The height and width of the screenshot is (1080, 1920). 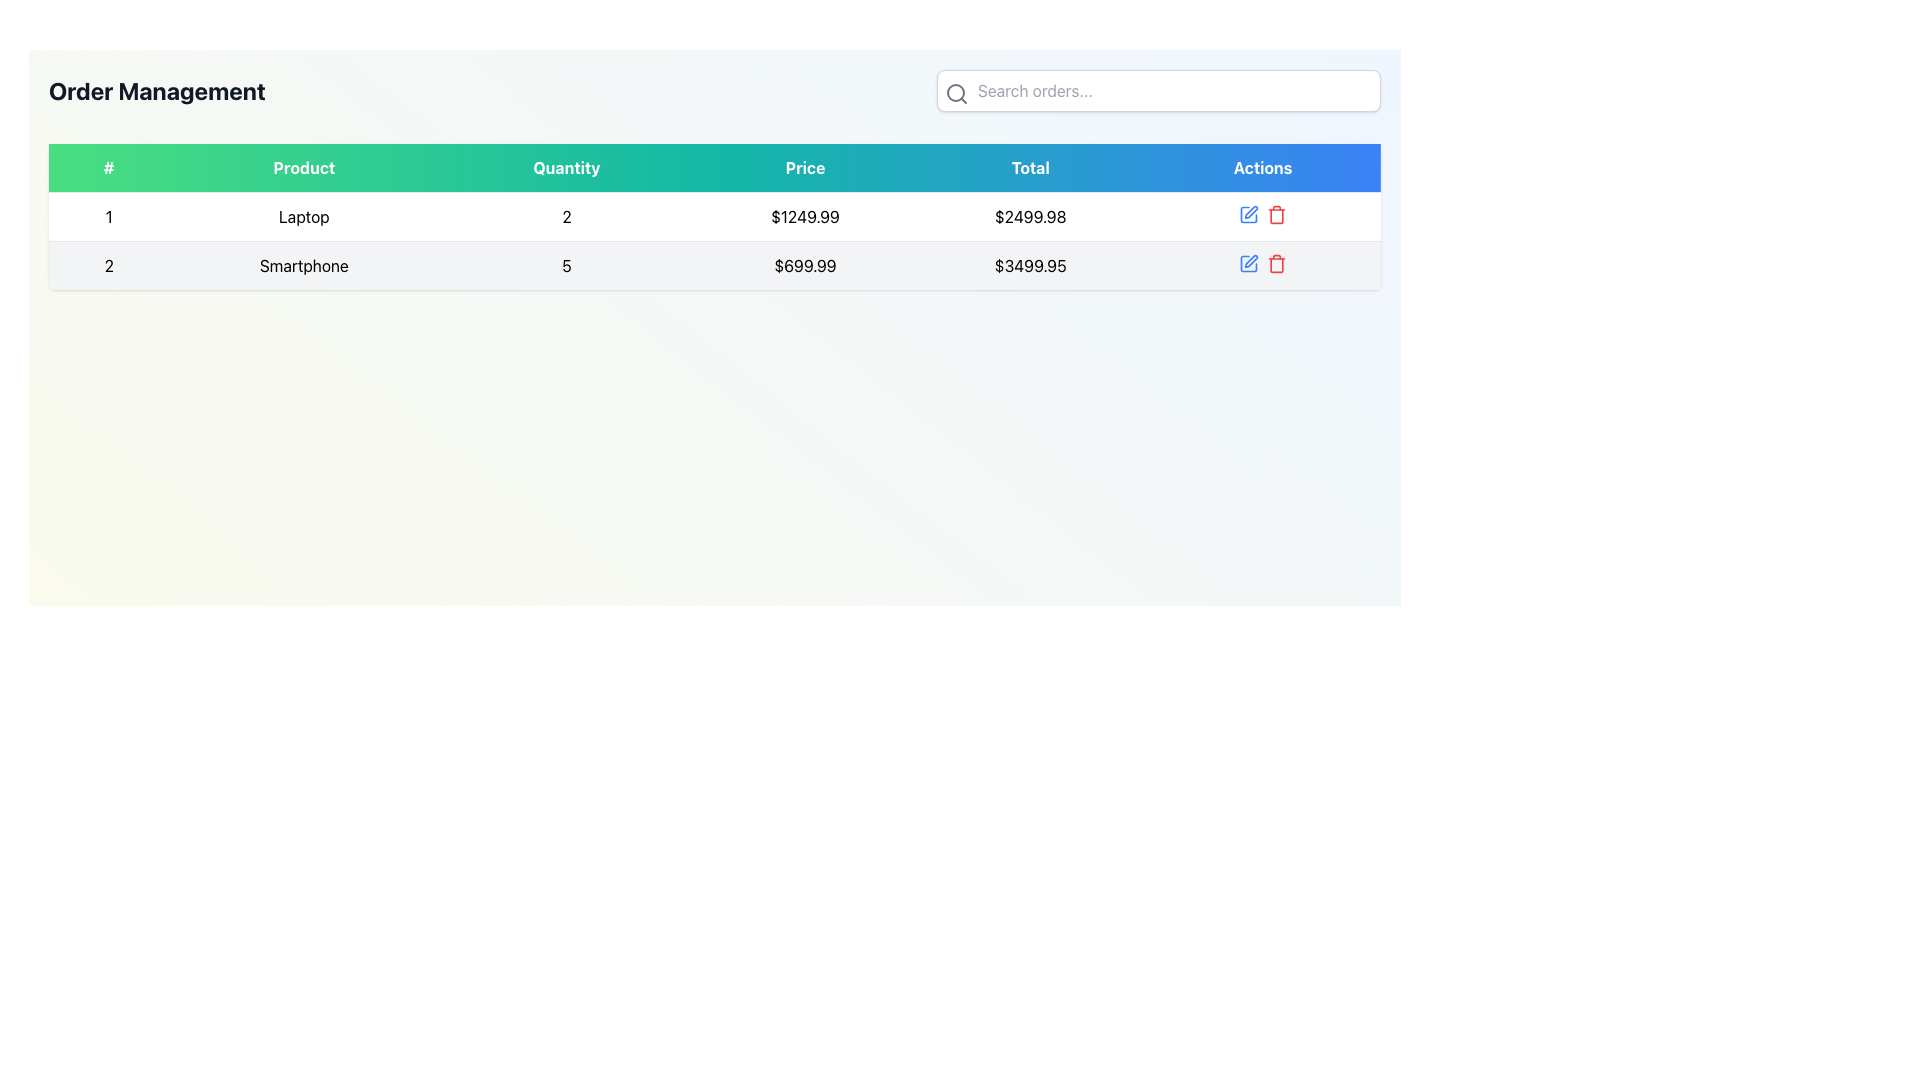 What do you see at coordinates (1275, 262) in the screenshot?
I see `the delete icon located in the actions column of the second row in the table` at bounding box center [1275, 262].